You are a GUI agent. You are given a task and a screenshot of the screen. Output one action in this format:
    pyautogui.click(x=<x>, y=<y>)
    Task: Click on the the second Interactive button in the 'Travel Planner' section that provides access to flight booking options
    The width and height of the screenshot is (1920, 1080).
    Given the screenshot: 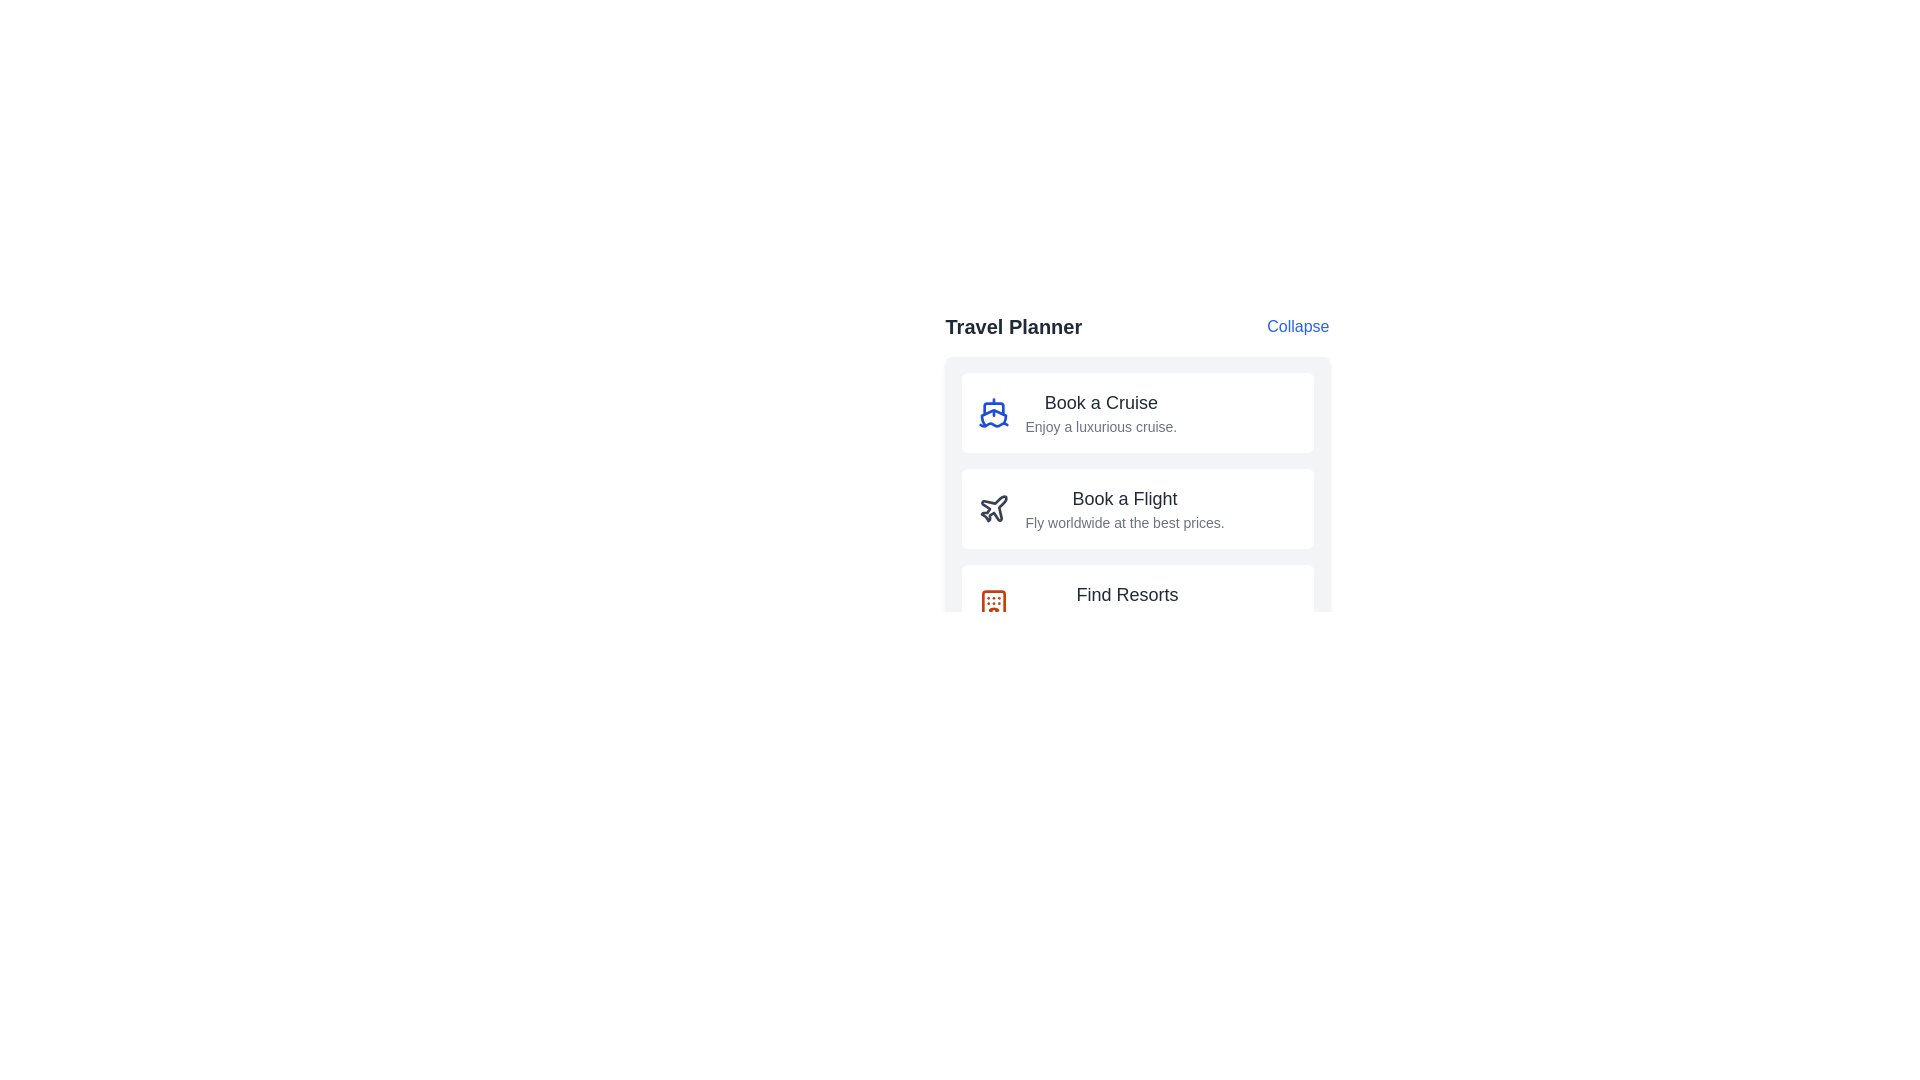 What is the action you would take?
    pyautogui.click(x=1137, y=508)
    